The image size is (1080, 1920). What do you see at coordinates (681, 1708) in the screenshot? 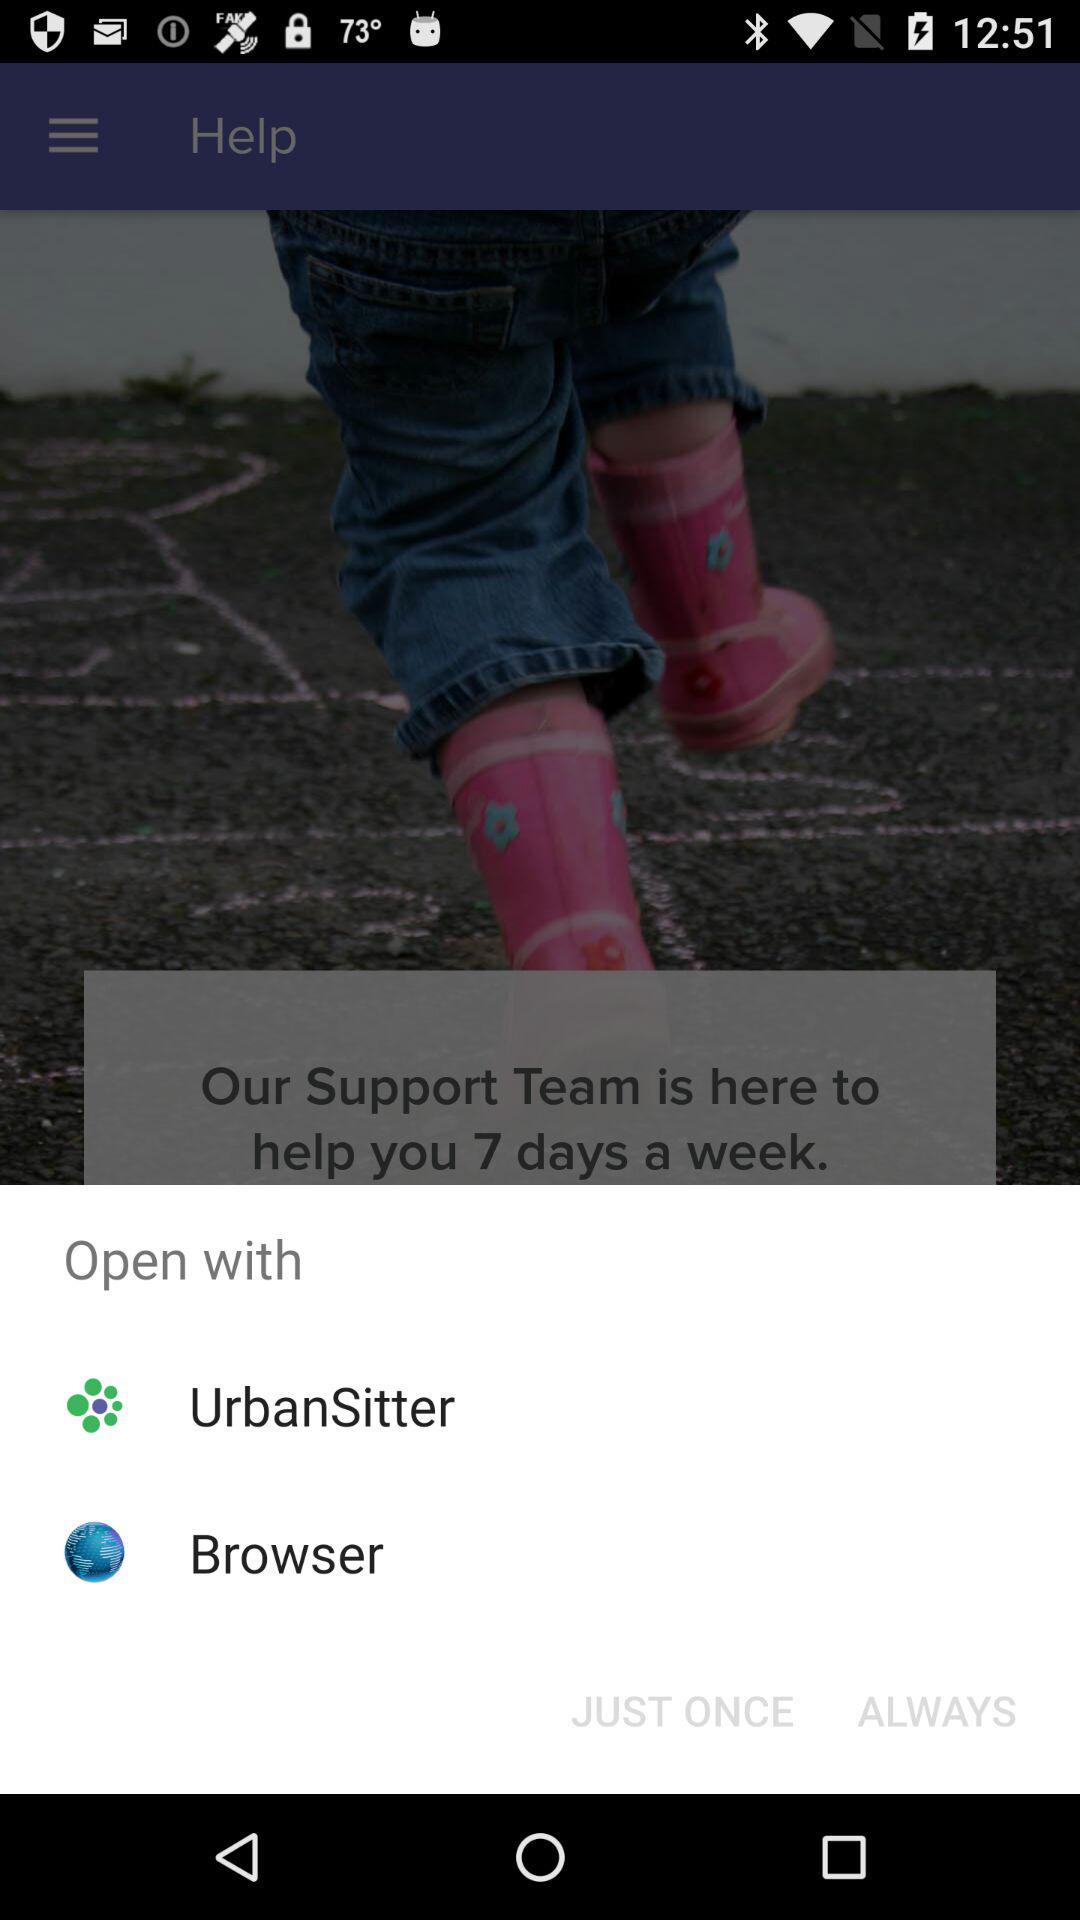
I see `just once icon` at bounding box center [681, 1708].